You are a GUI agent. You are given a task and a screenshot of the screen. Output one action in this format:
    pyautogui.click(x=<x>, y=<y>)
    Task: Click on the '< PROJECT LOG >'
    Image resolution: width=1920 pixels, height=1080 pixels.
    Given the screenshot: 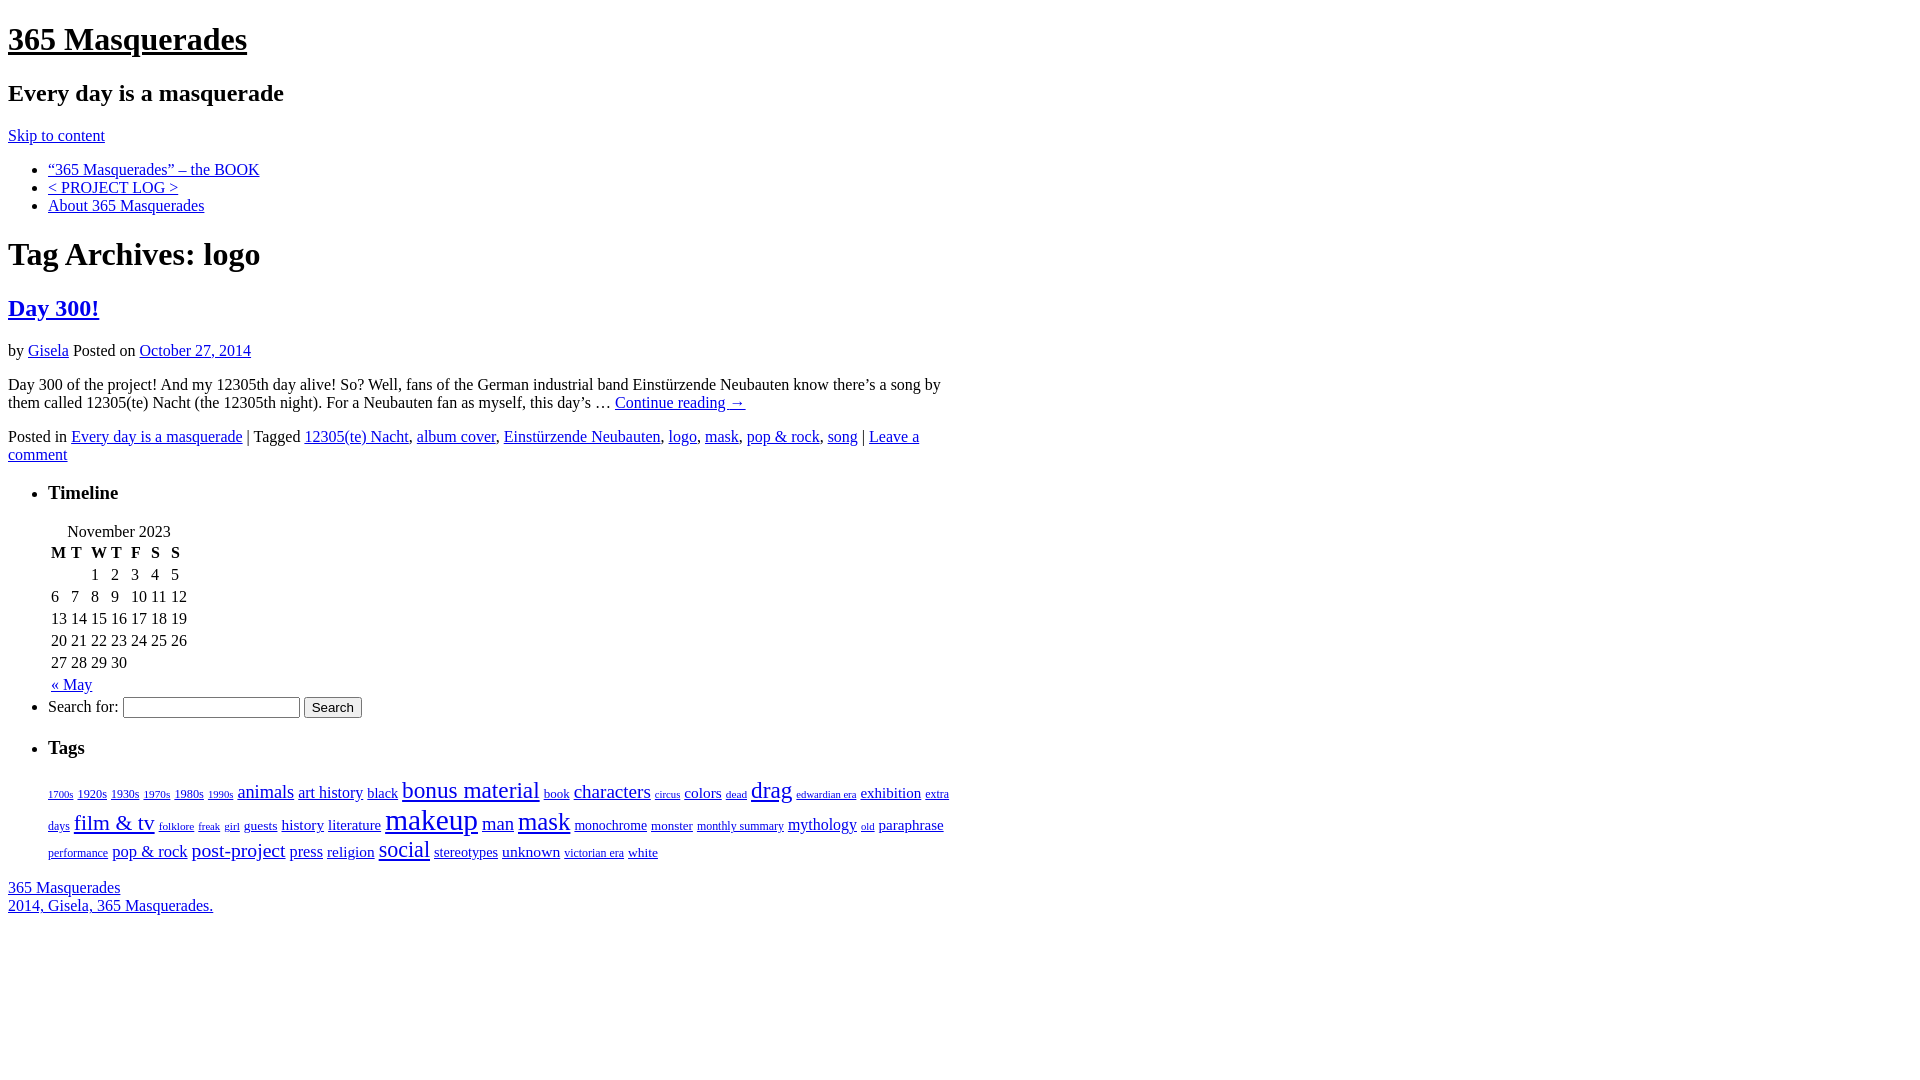 What is the action you would take?
    pyautogui.click(x=112, y=187)
    